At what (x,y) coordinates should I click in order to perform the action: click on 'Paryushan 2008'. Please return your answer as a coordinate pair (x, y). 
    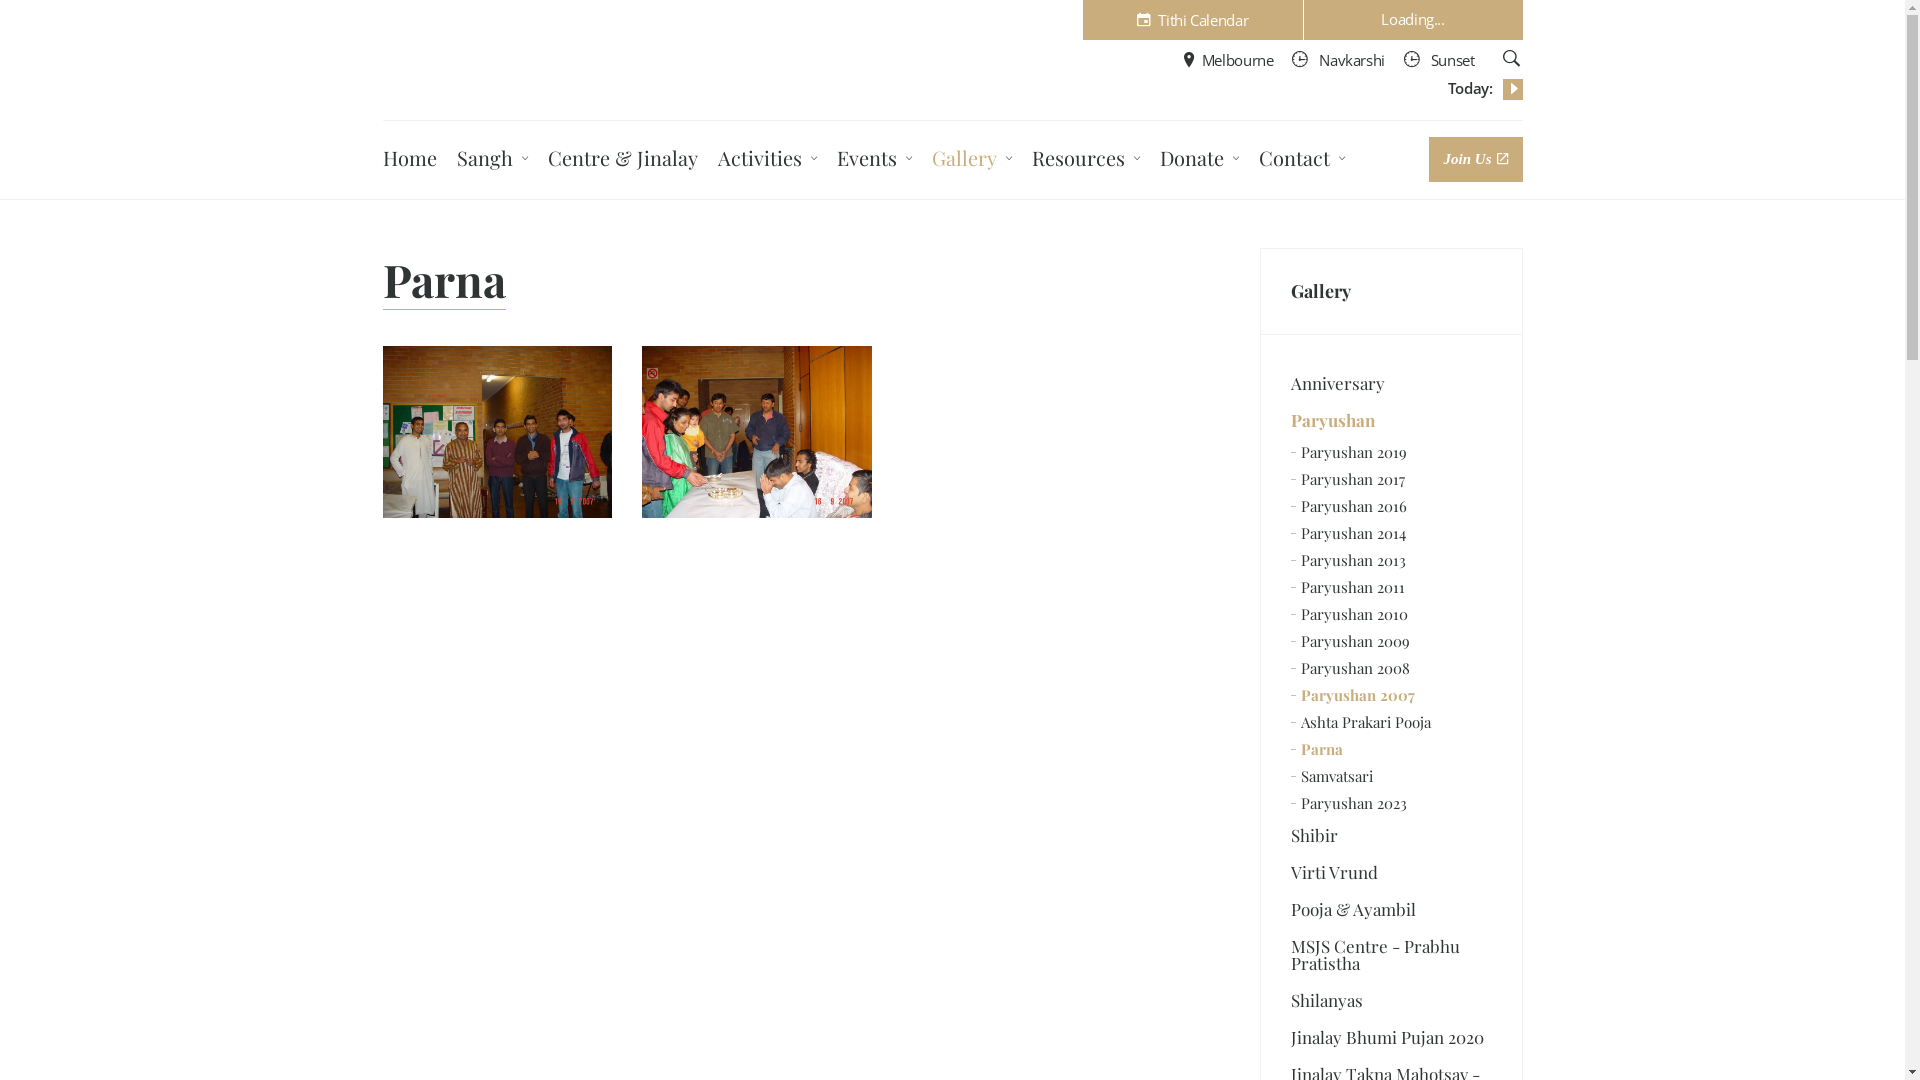
    Looking at the image, I should click on (1291, 668).